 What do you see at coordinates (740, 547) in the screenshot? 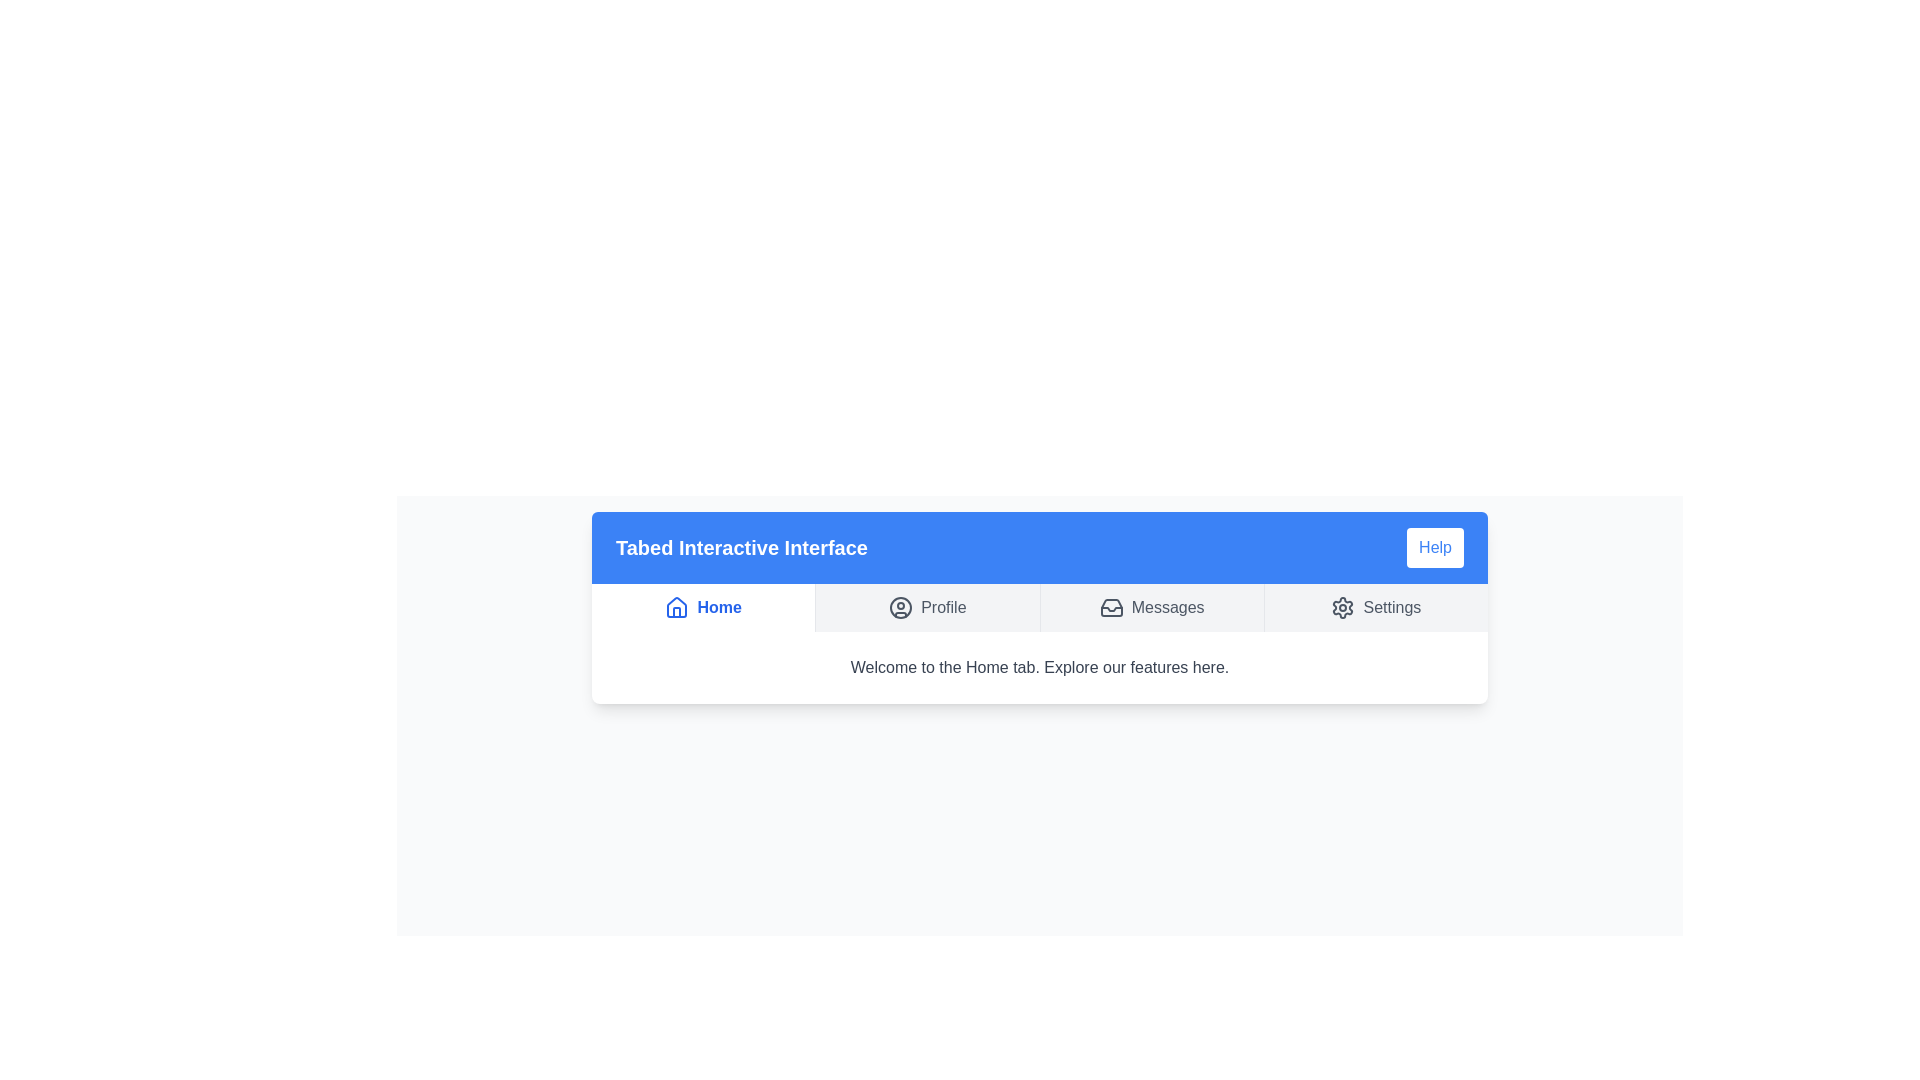
I see `text label that displays 'Tabed Interactive Interface', which is a bold white text on a blue background located on the left section of the header bar` at bounding box center [740, 547].